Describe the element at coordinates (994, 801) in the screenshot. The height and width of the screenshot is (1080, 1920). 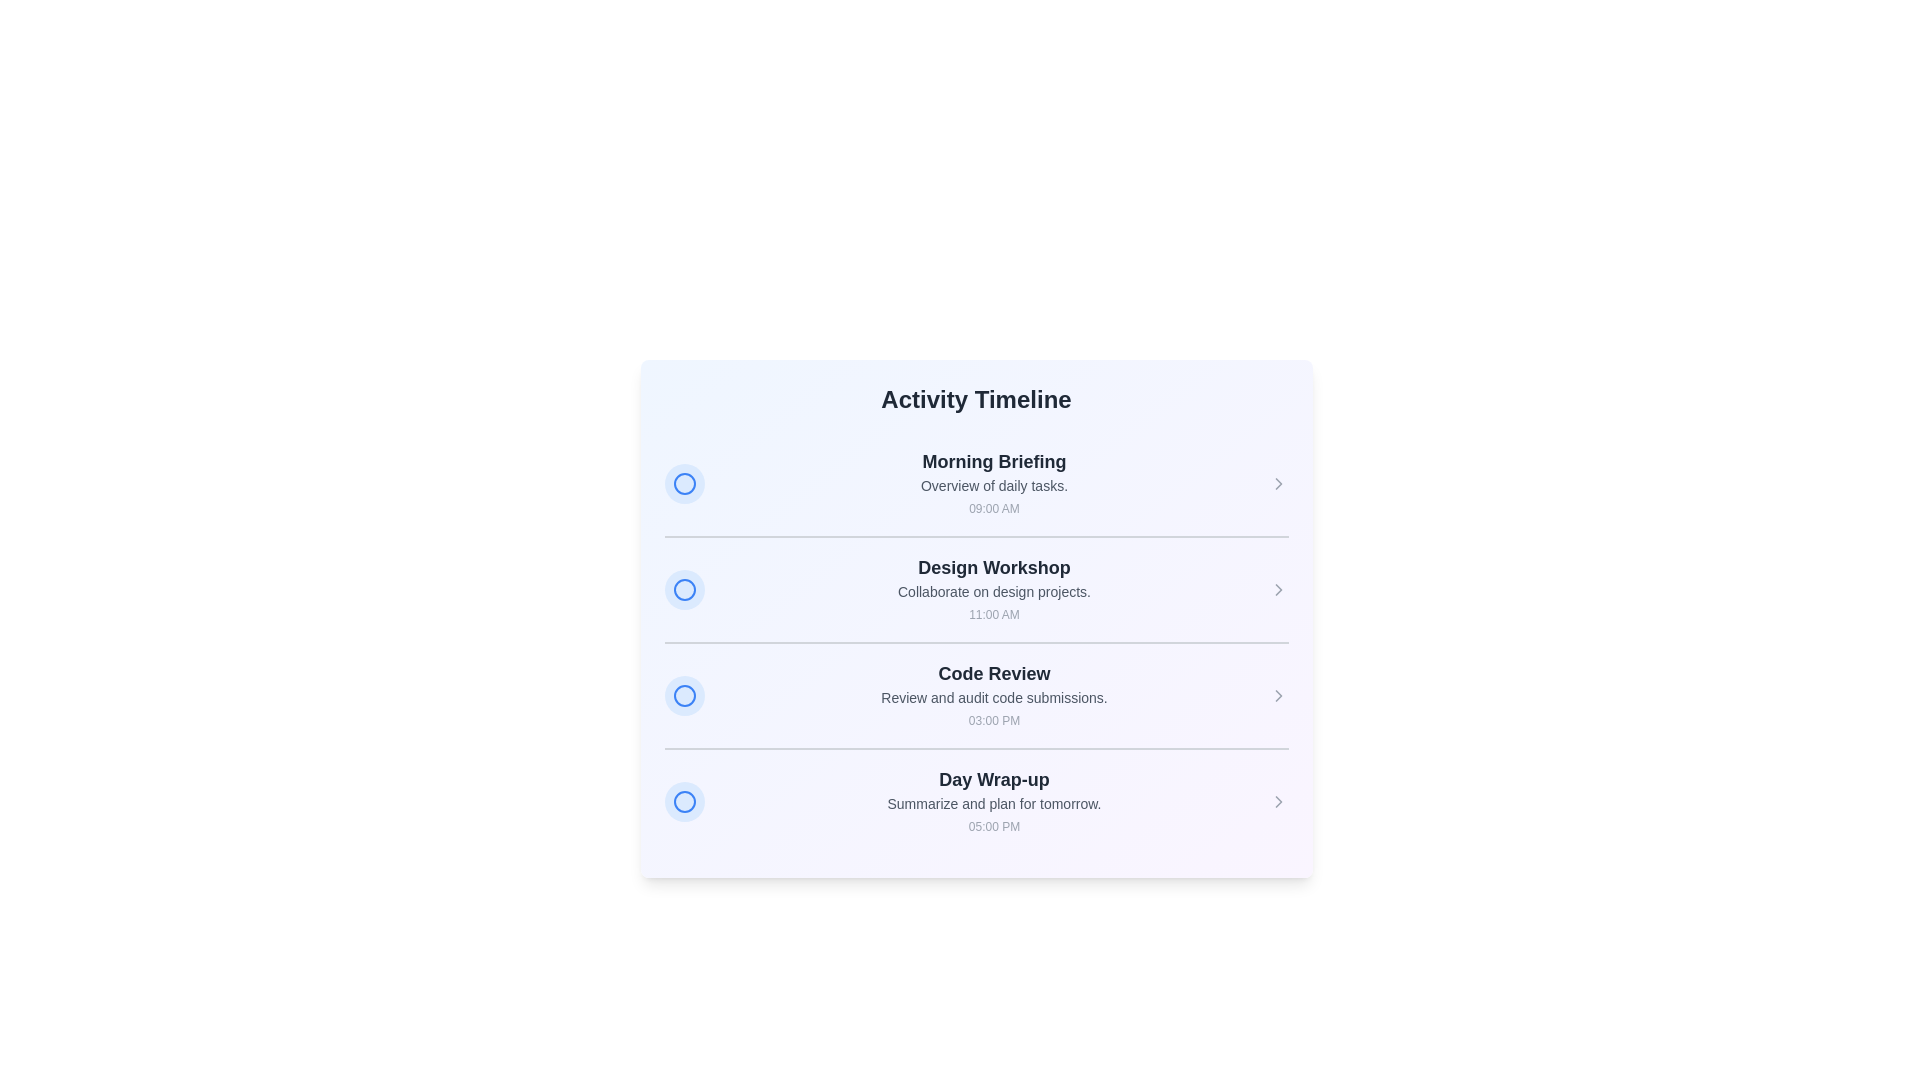
I see `the fourth list item titled 'Day Wrap-up' which contains the summary text and time for additional context` at that location.